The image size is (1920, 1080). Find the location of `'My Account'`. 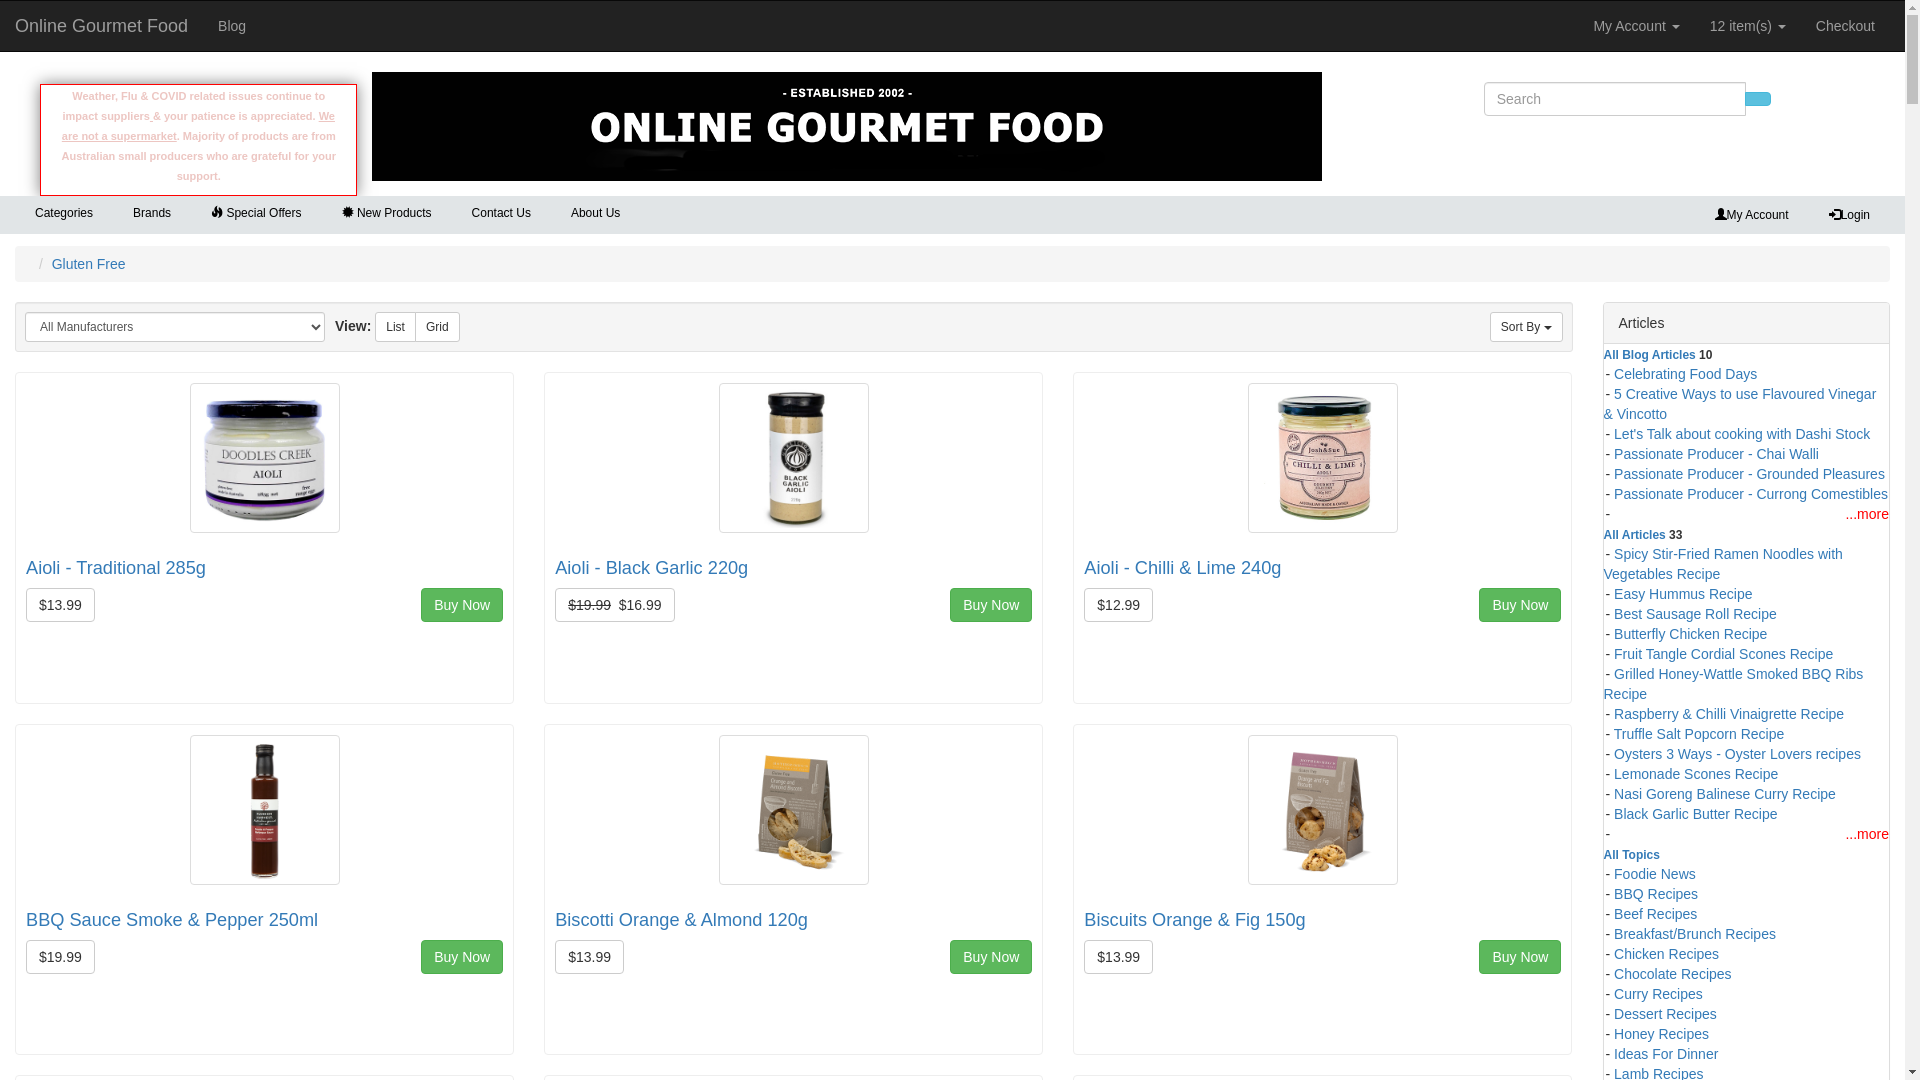

'My Account' is located at coordinates (1636, 26).